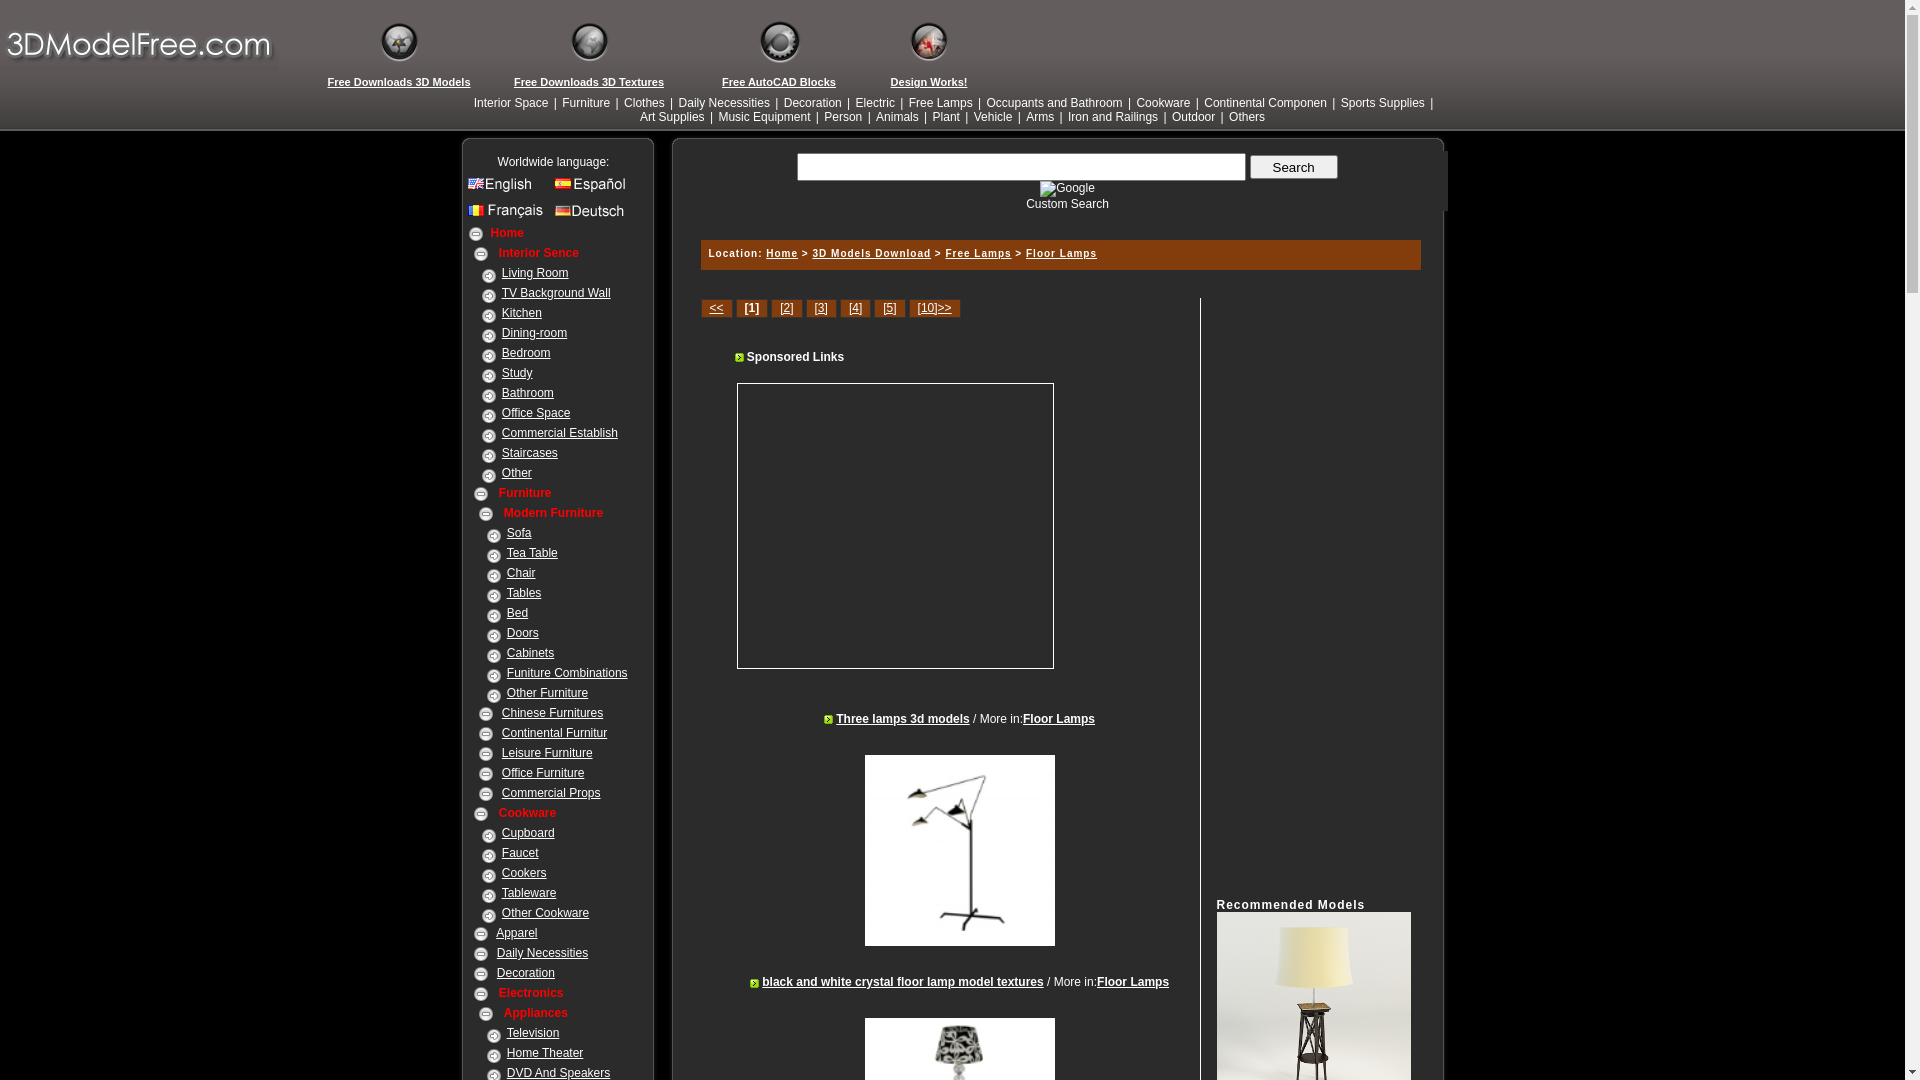  I want to click on '    Search    ', so click(1294, 165).